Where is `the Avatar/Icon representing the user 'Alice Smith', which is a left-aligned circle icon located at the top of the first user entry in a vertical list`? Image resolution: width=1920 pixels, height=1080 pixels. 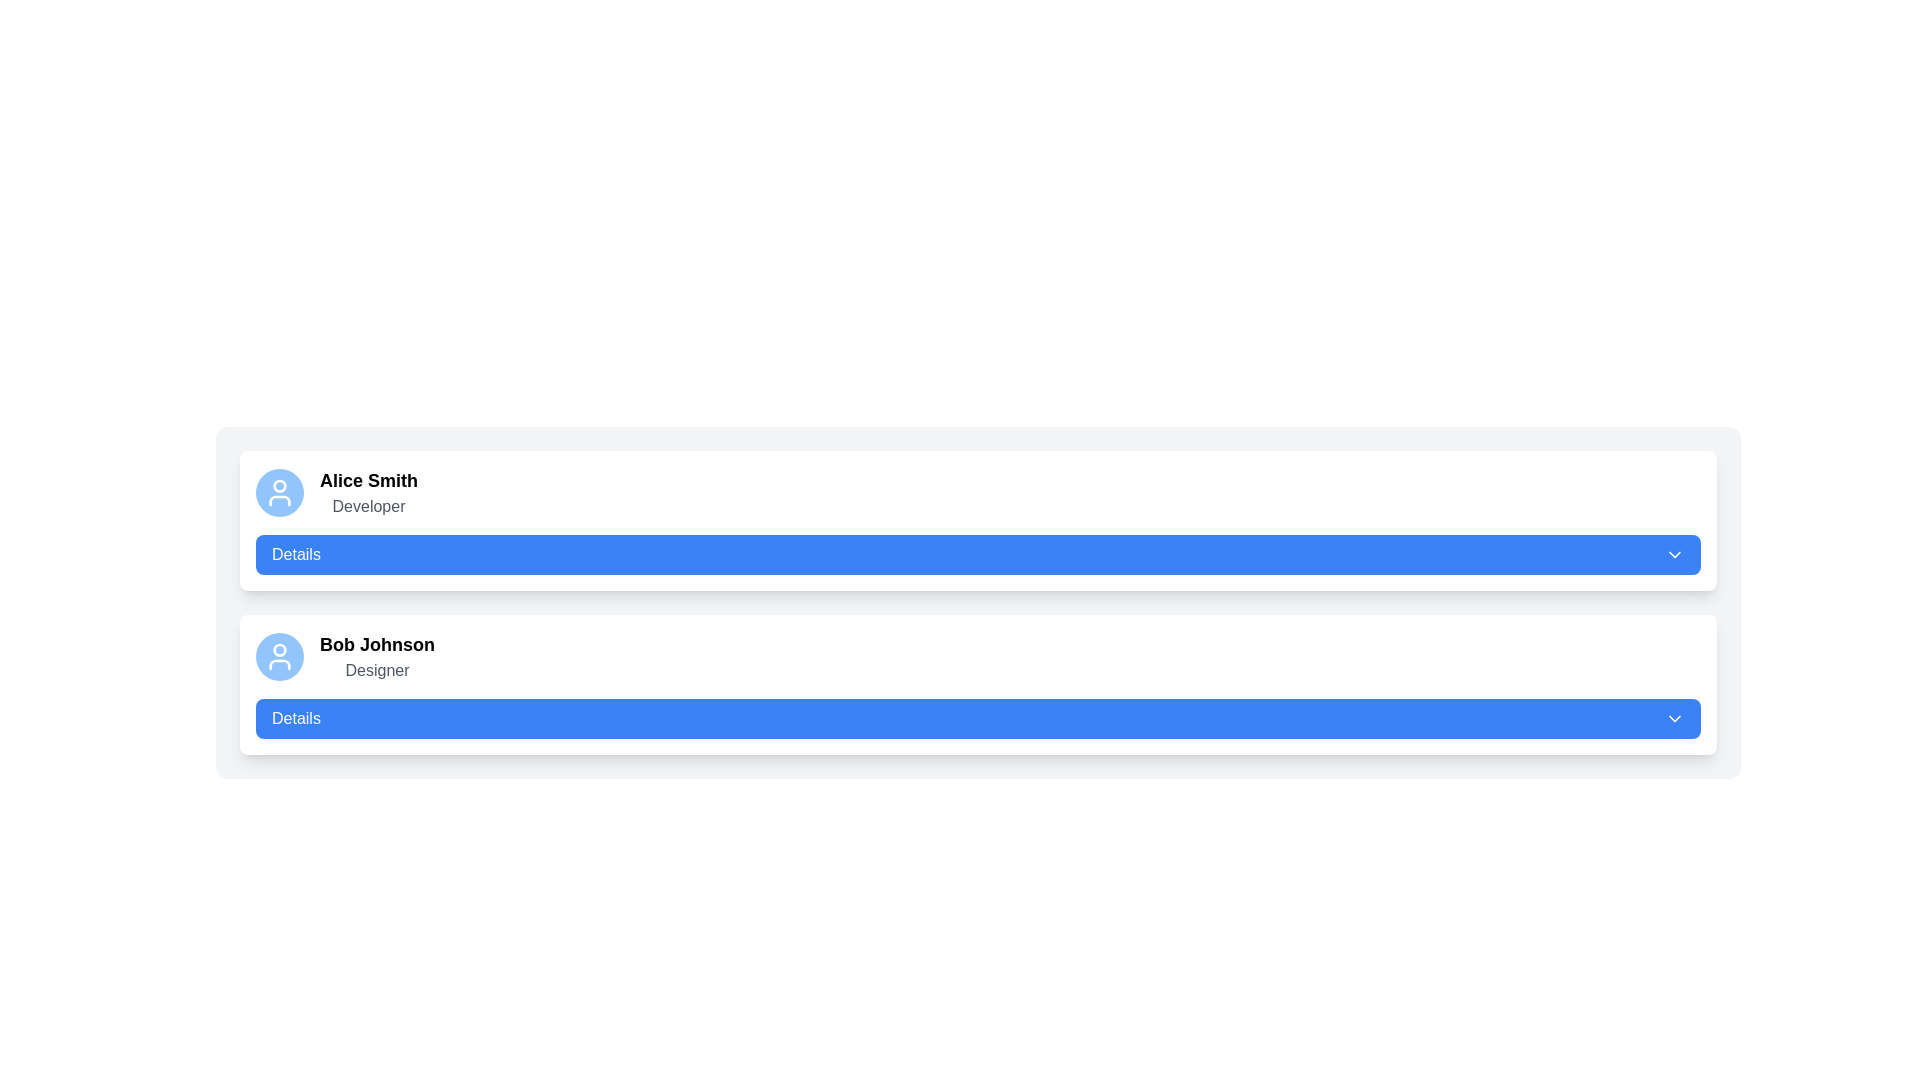 the Avatar/Icon representing the user 'Alice Smith', which is a left-aligned circle icon located at the top of the first user entry in a vertical list is located at coordinates (278, 493).